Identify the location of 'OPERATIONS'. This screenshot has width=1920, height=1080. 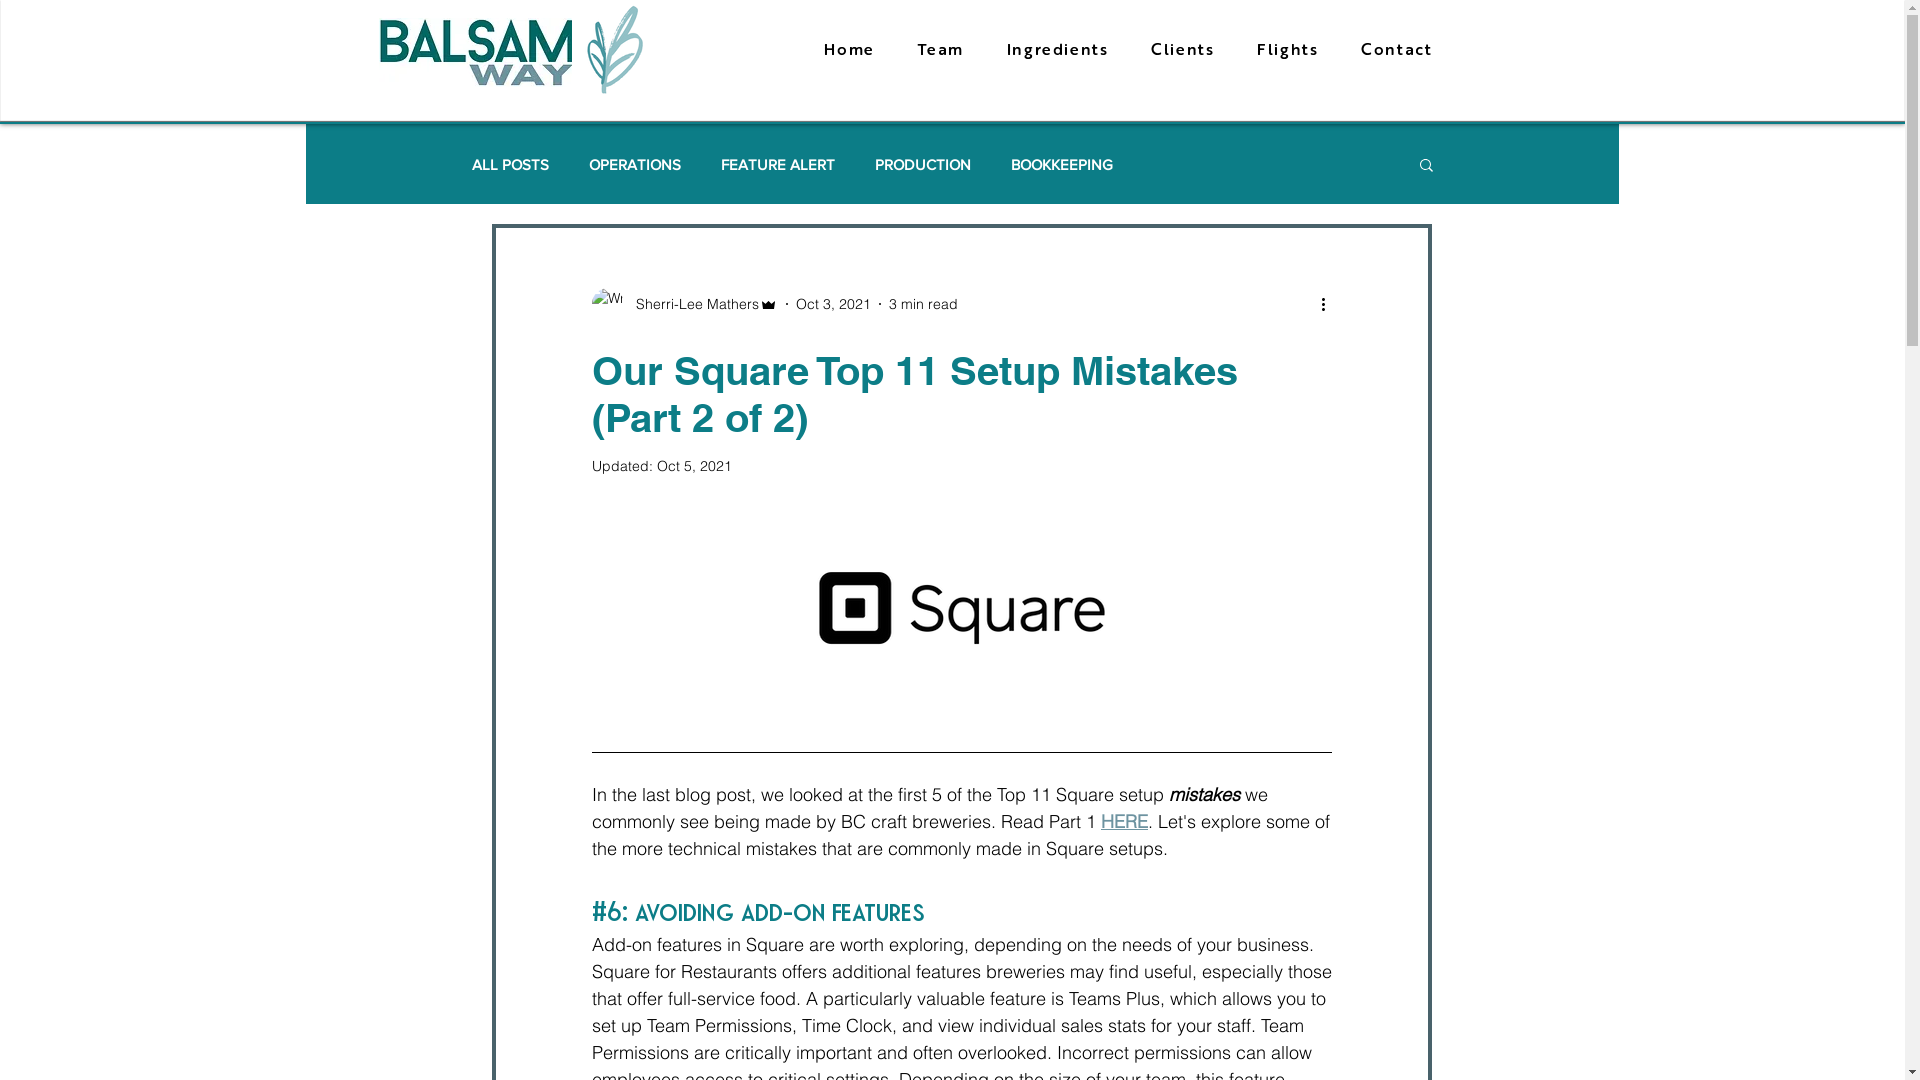
(633, 163).